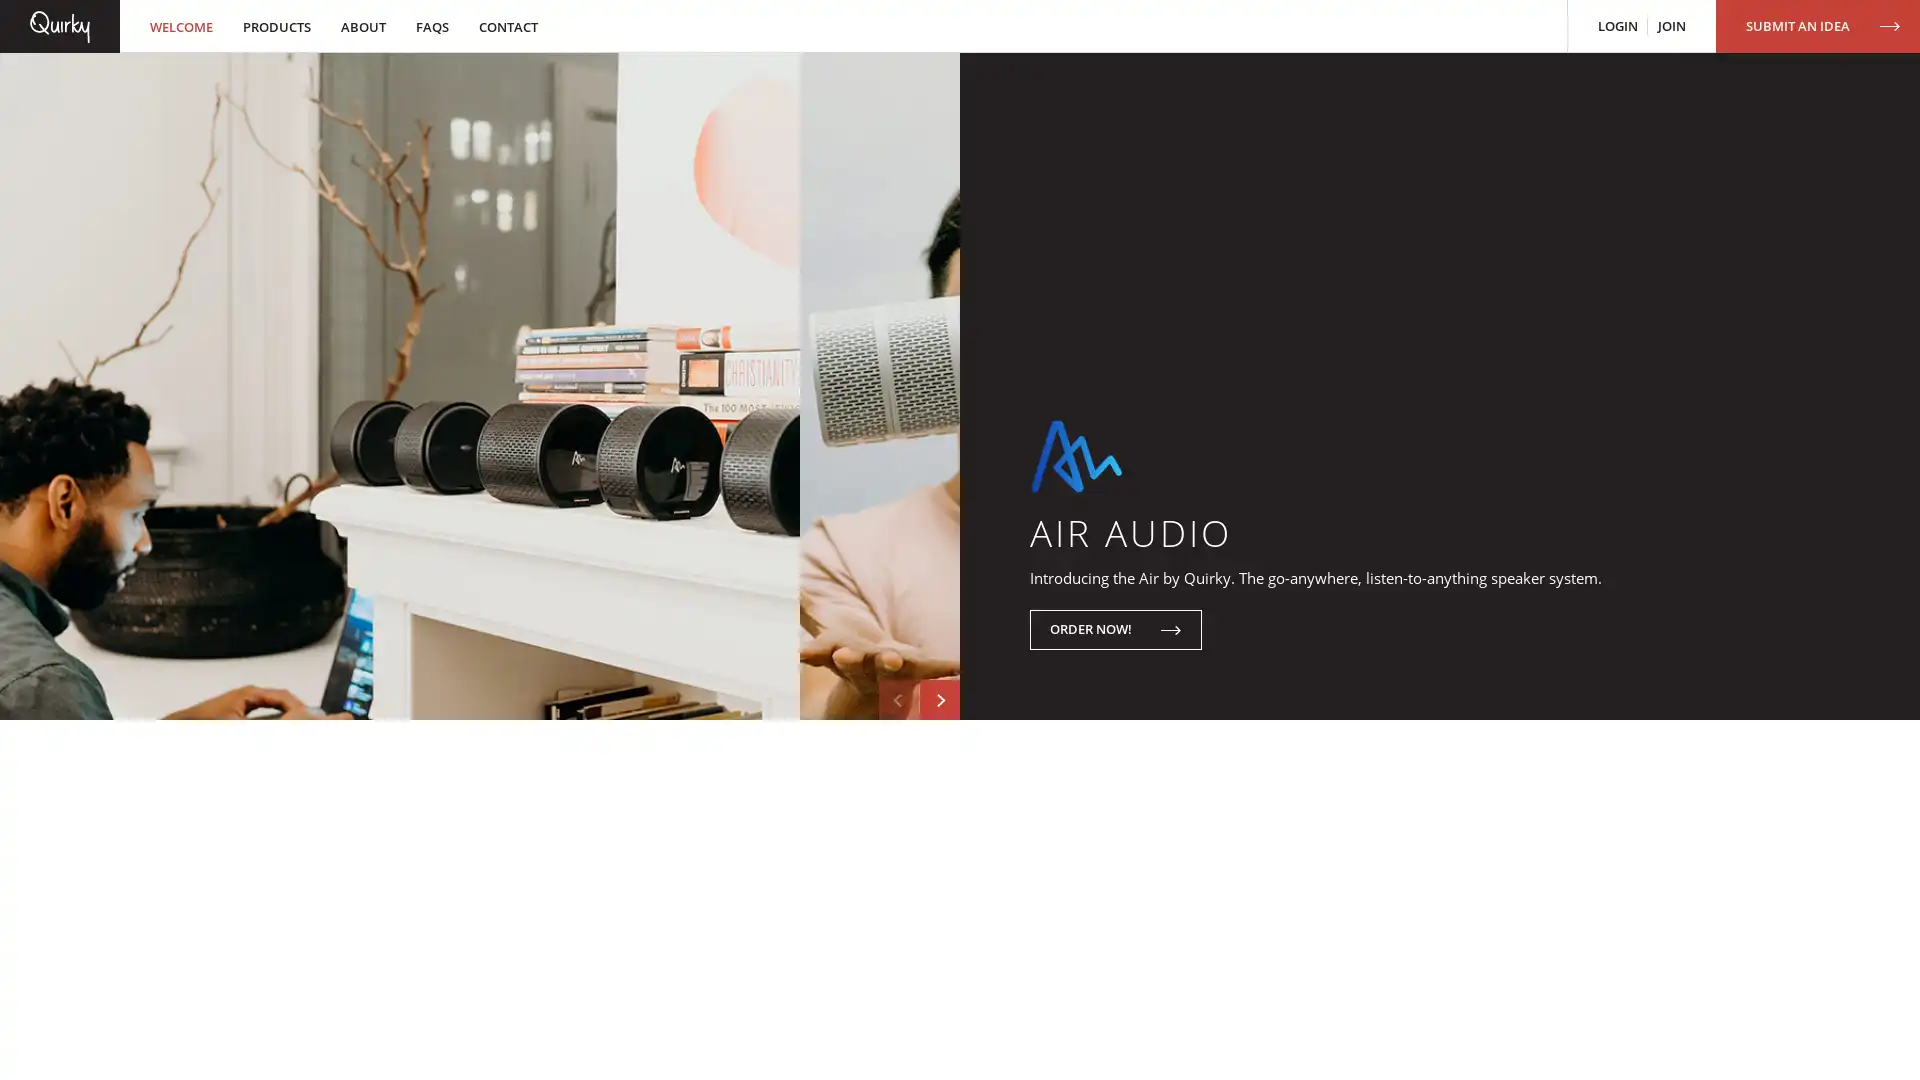  What do you see at coordinates (939, 833) in the screenshot?
I see `Next` at bounding box center [939, 833].